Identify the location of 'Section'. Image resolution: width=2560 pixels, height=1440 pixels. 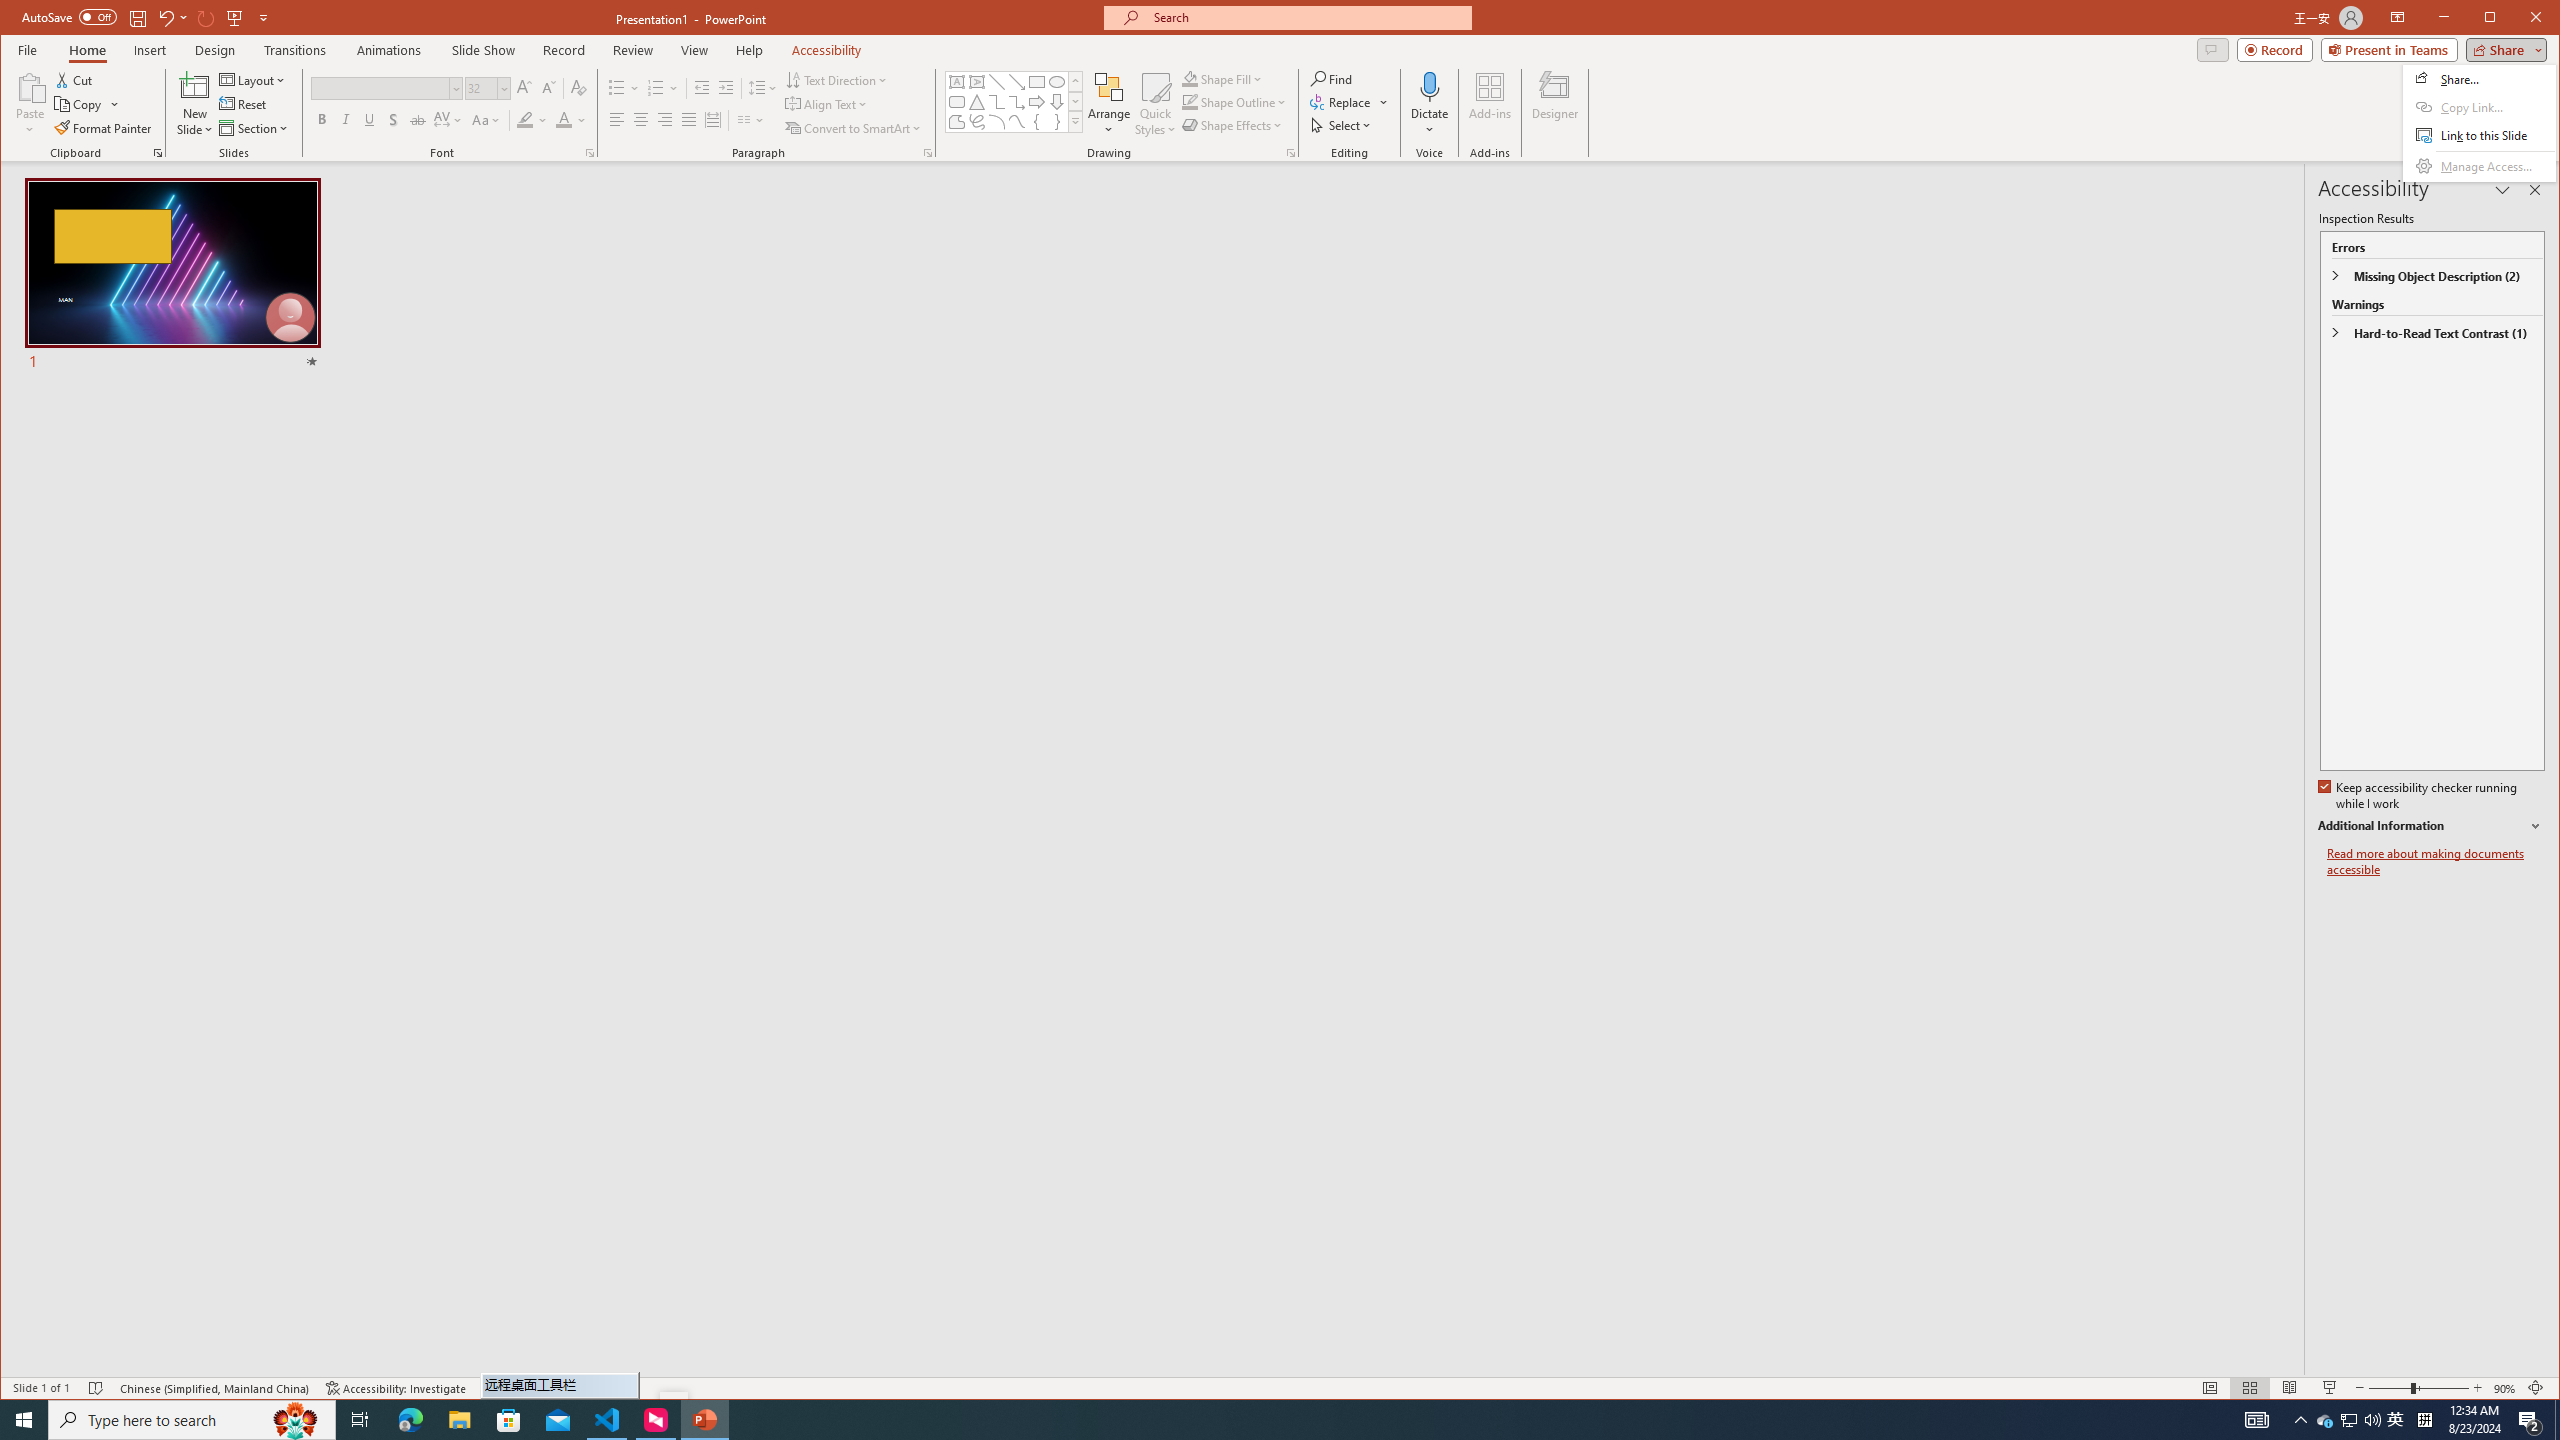
(253, 127).